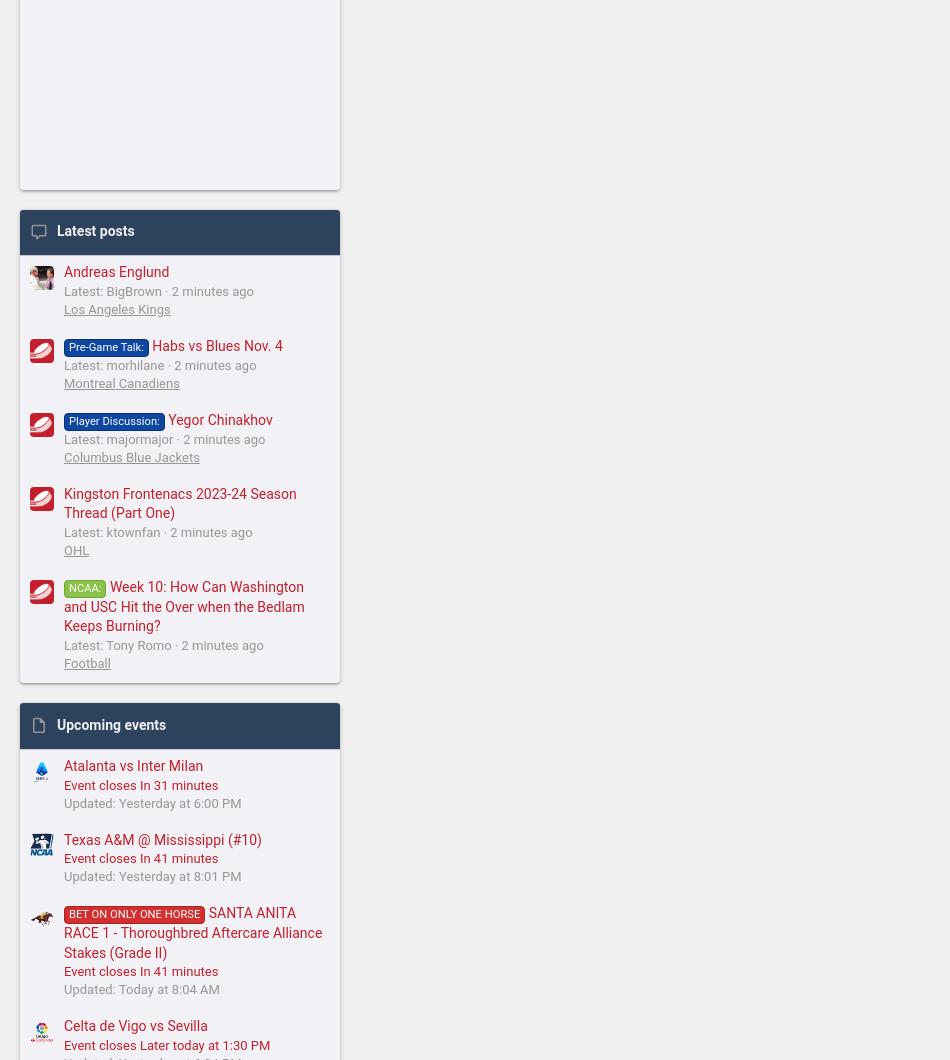 This screenshot has height=1060, width=950. I want to click on 'Today at 9:40 AM', so click(476, 773).